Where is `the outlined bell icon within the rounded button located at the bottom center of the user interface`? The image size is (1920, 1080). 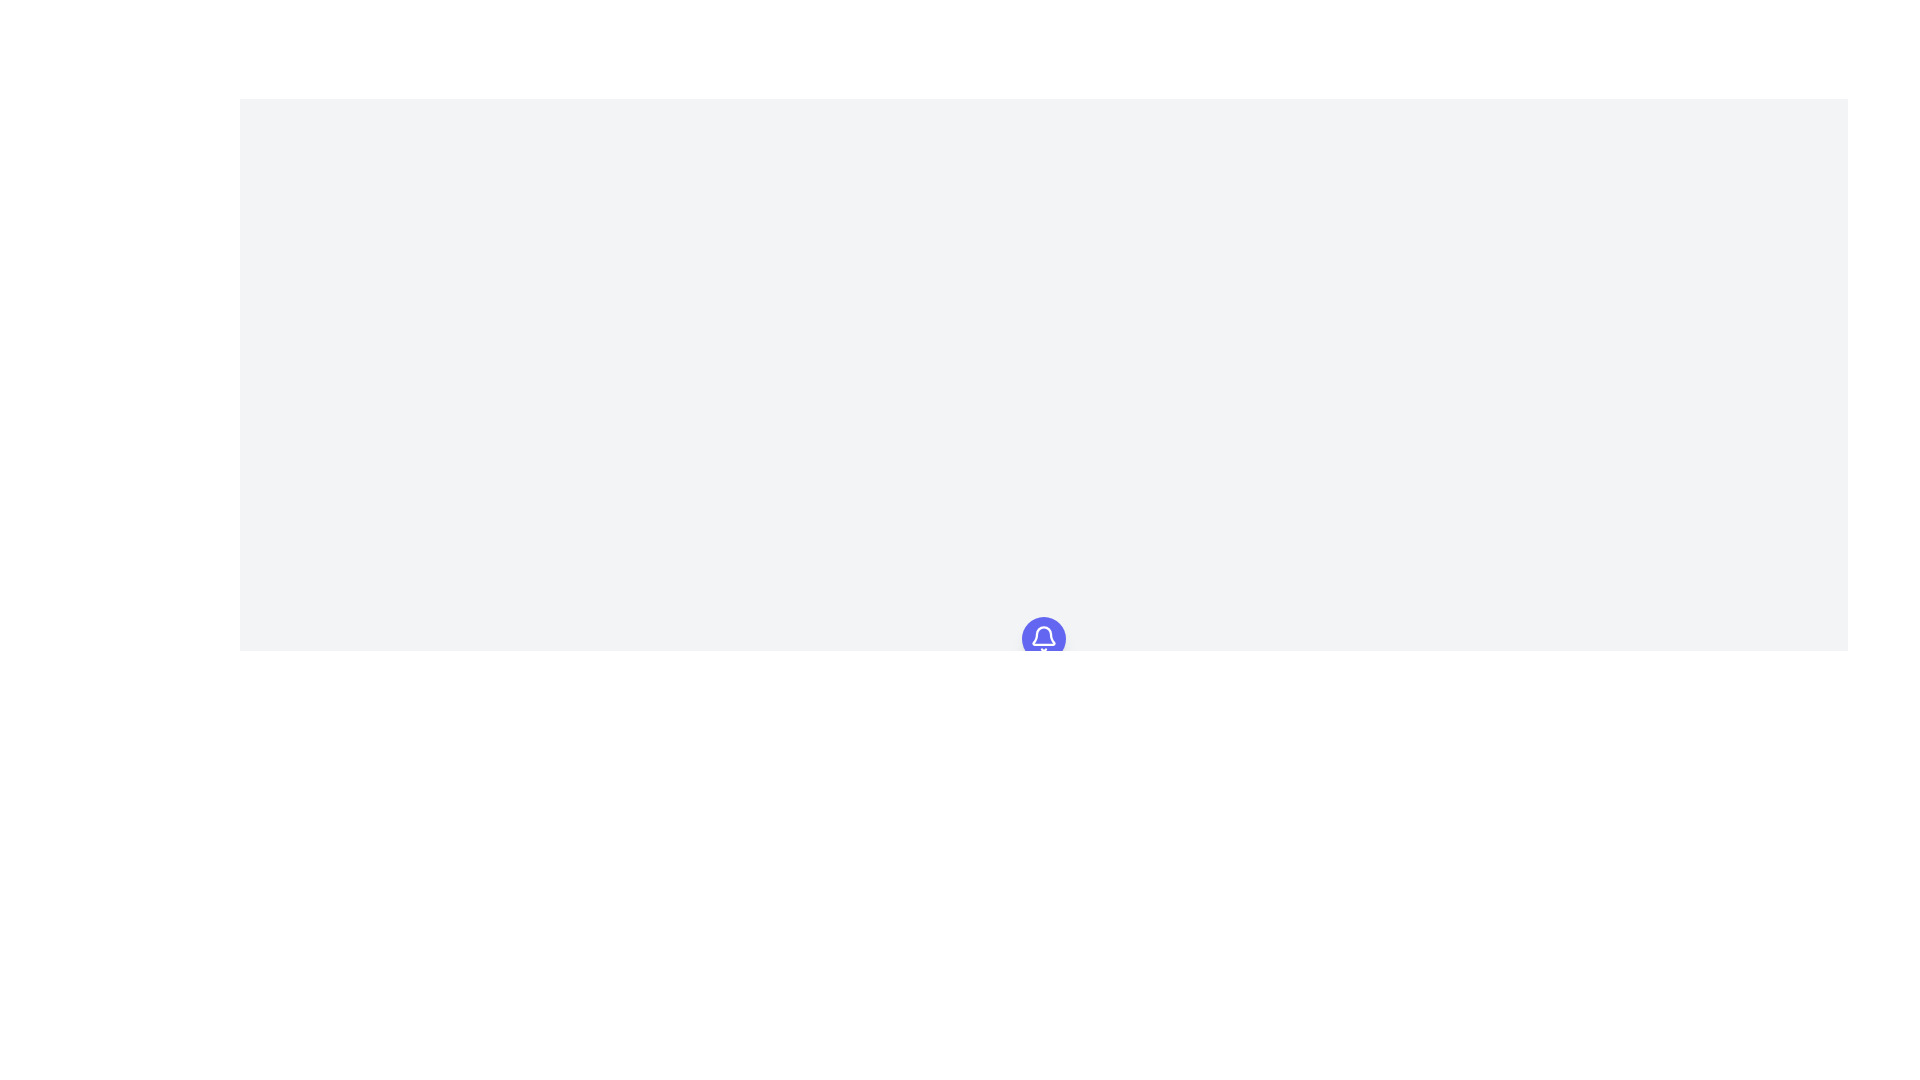 the outlined bell icon within the rounded button located at the bottom center of the user interface is located at coordinates (1042, 639).